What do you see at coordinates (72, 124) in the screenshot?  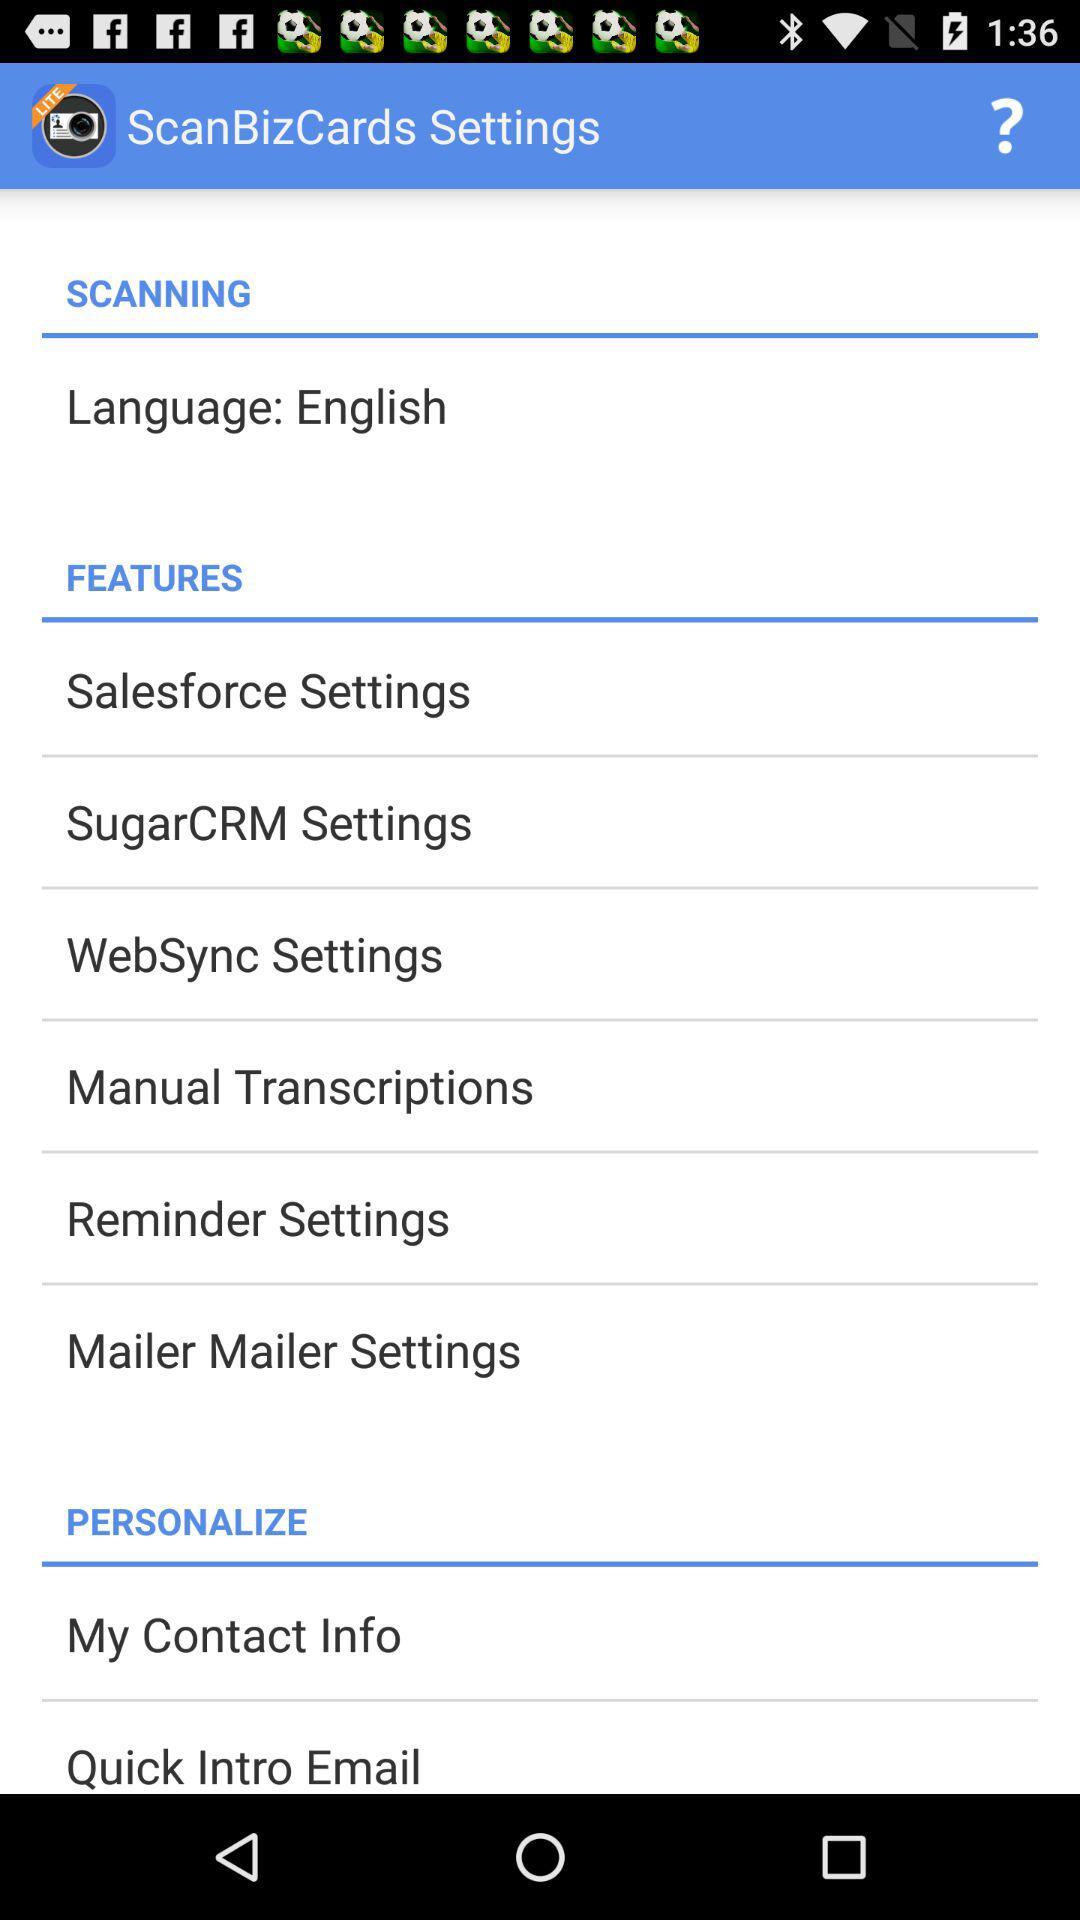 I see `the icon which is beside scanbizcards settings` at bounding box center [72, 124].